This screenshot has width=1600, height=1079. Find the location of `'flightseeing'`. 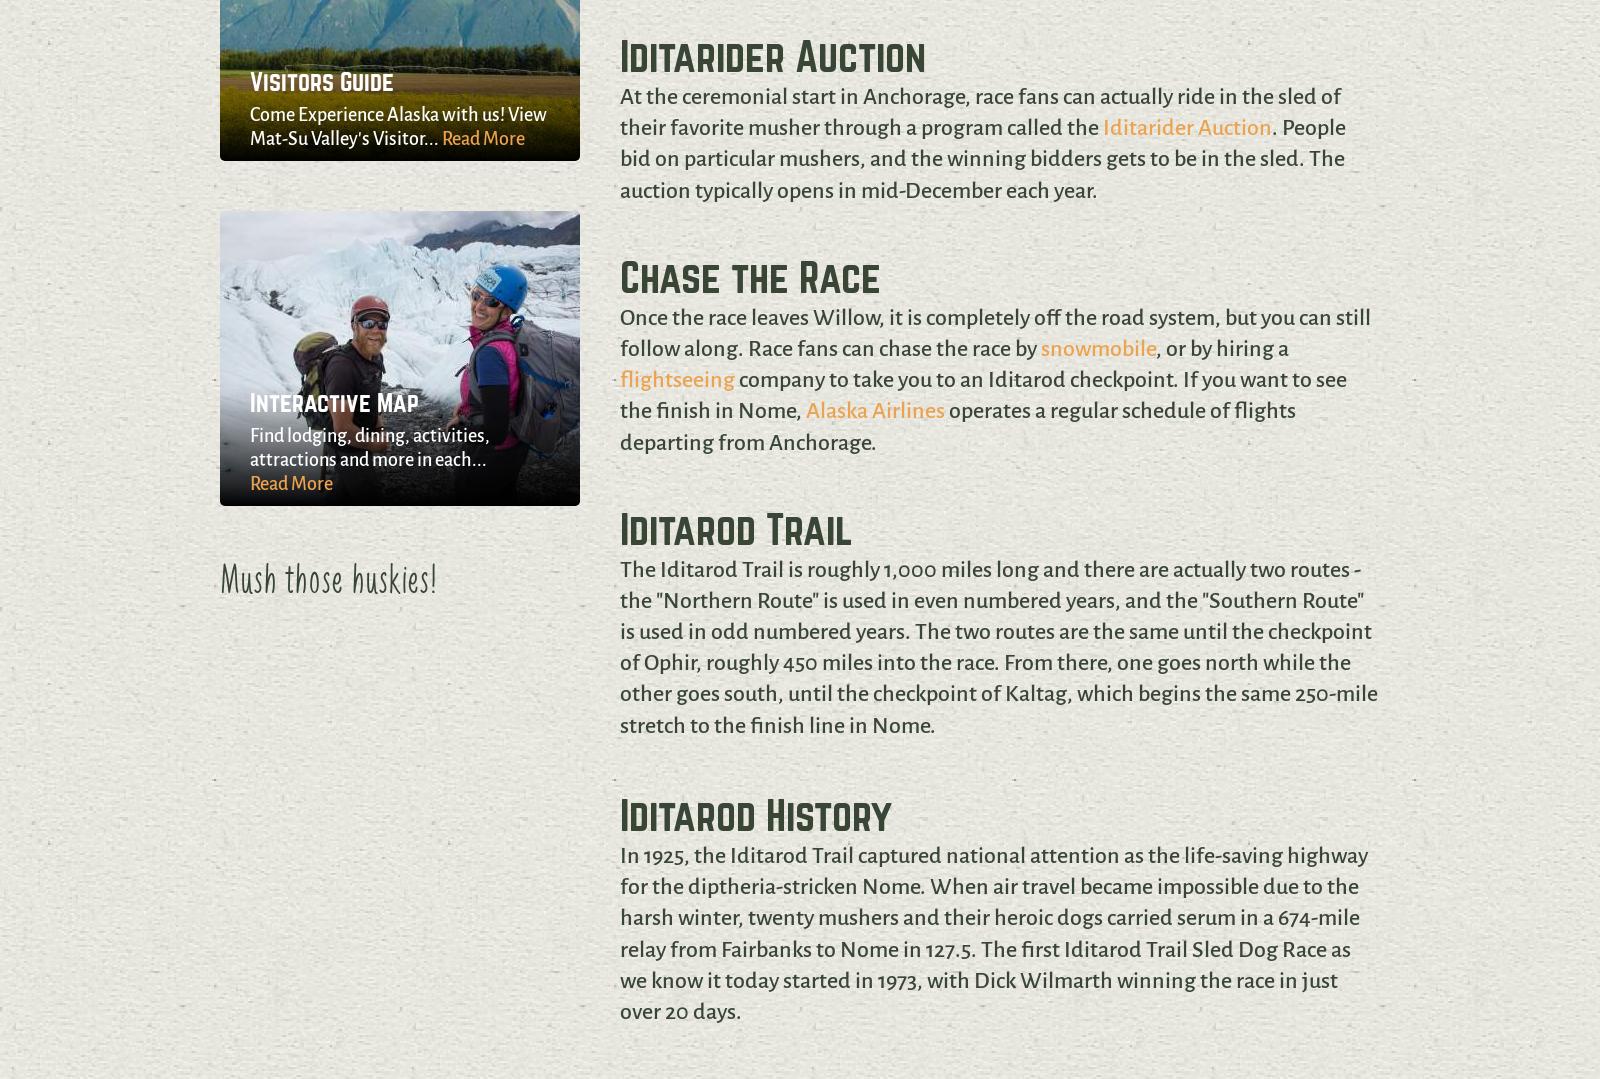

'flightseeing' is located at coordinates (676, 379).